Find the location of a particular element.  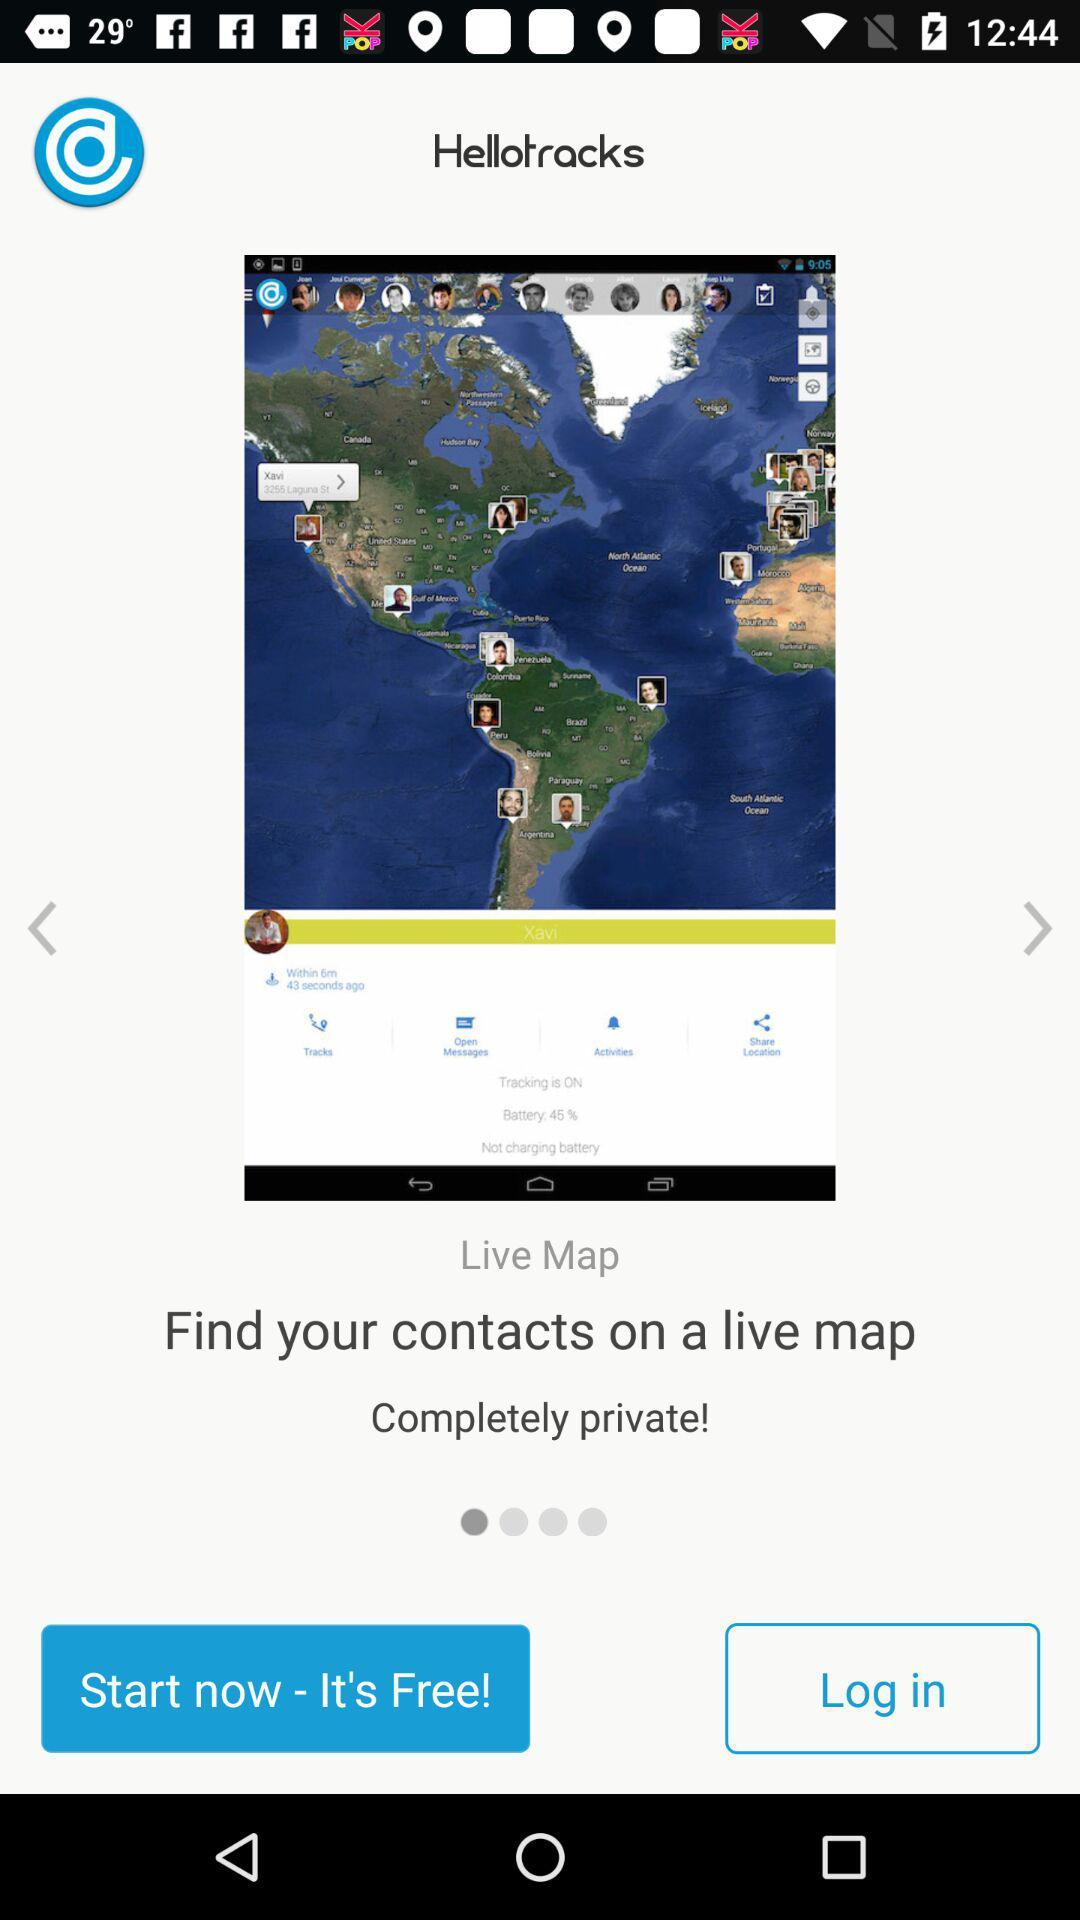

the arrow_backward icon is located at coordinates (42, 927).